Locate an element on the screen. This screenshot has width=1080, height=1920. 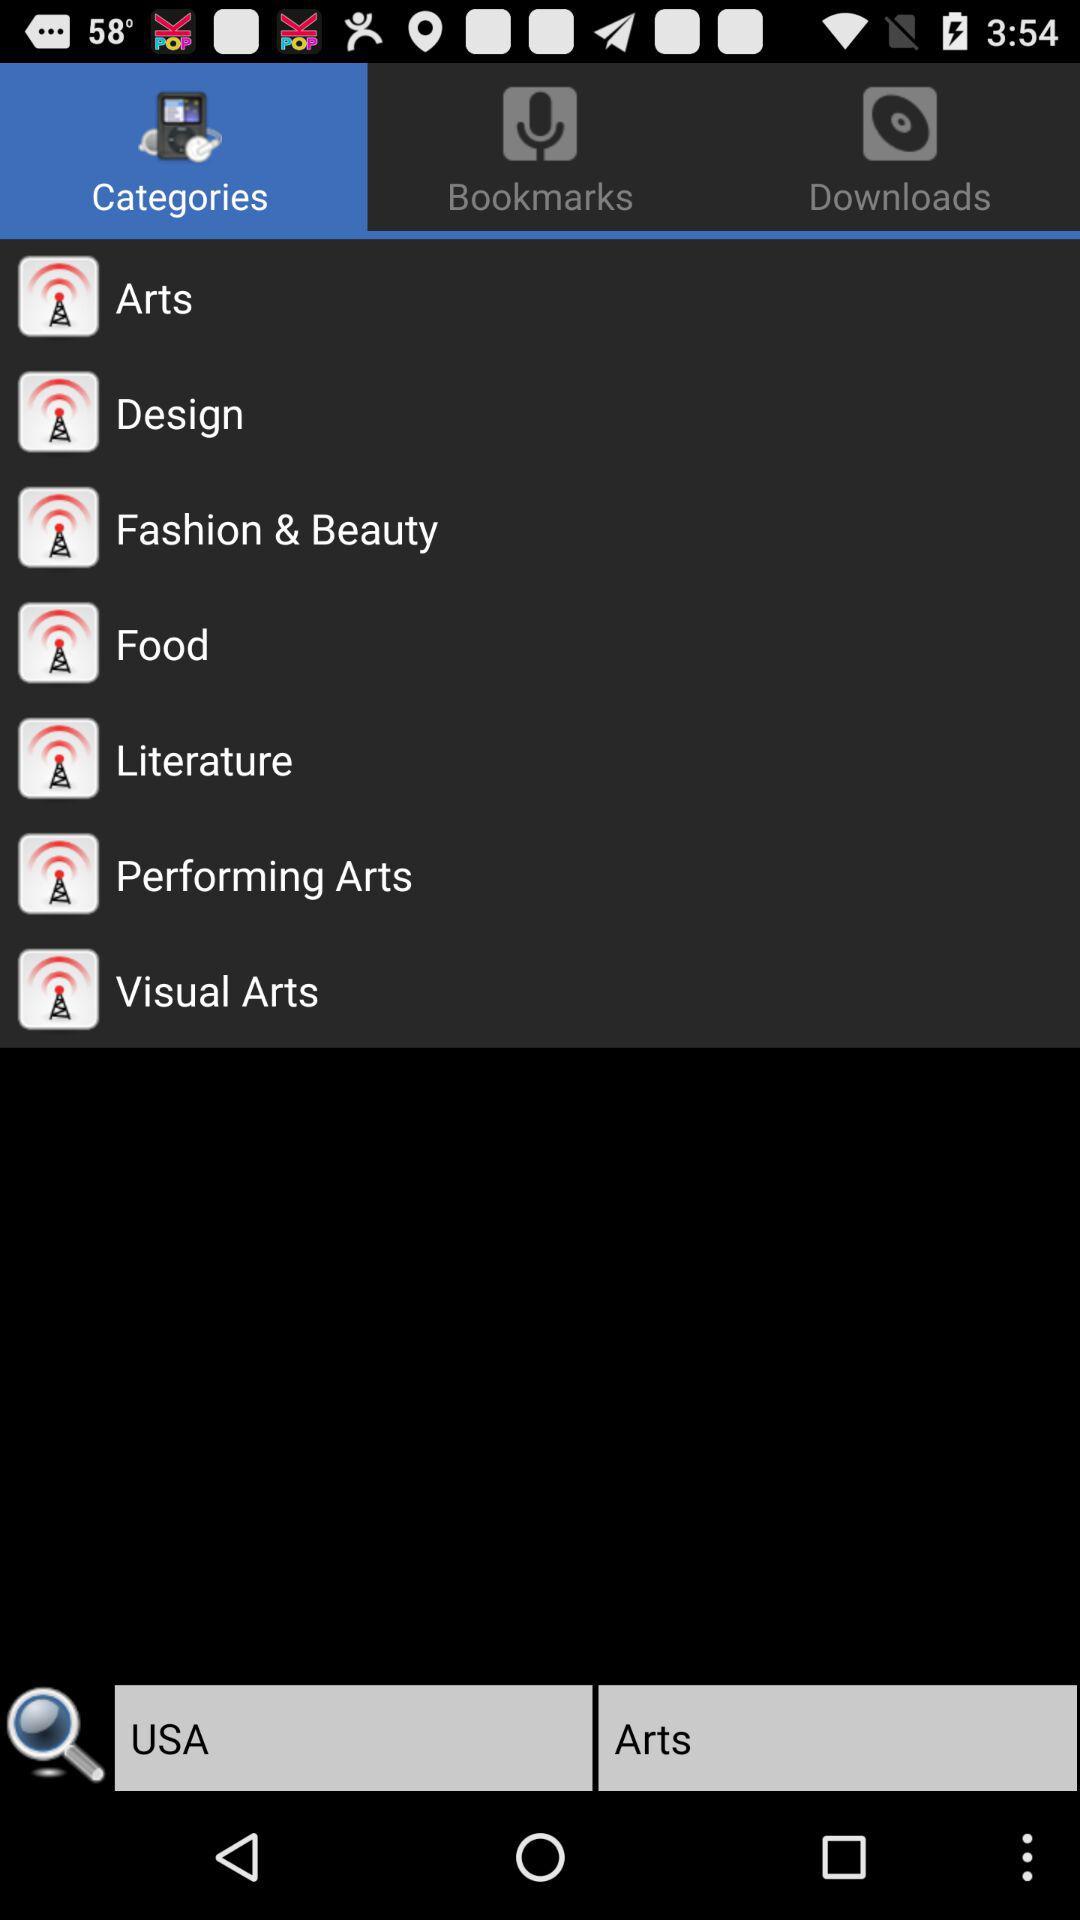
the downloads app is located at coordinates (895, 146).